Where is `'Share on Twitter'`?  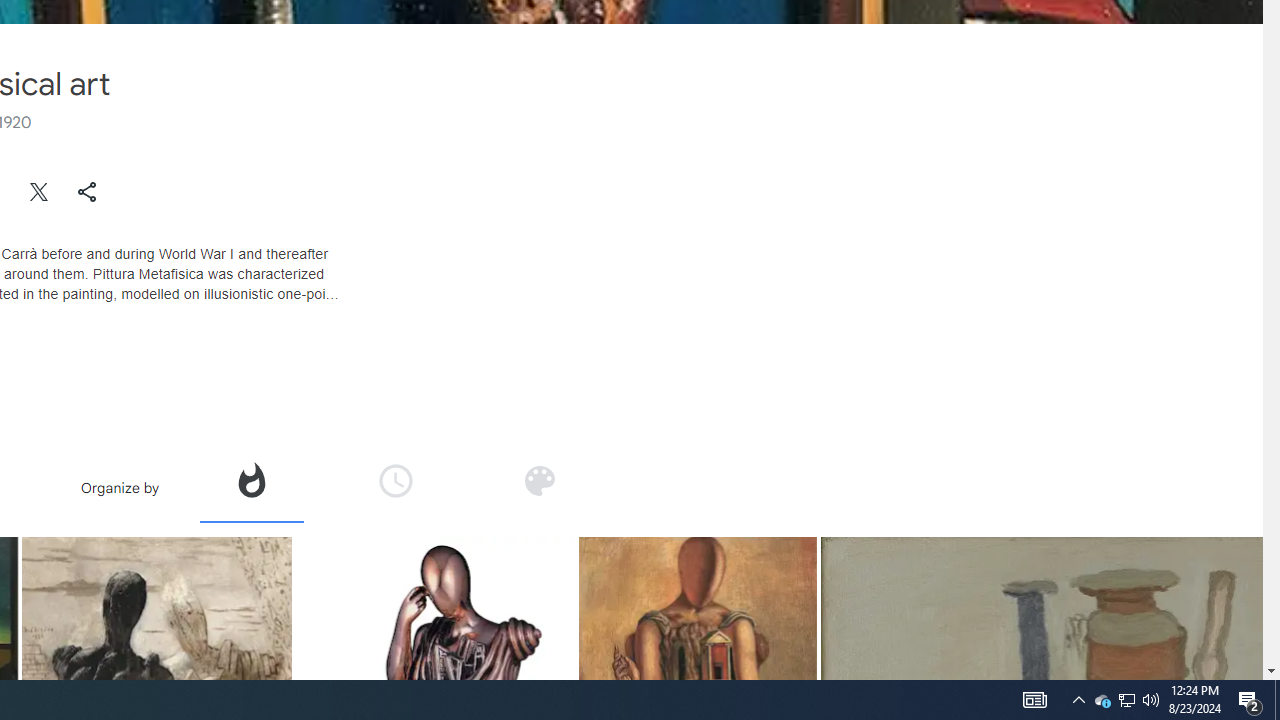
'Share on Twitter' is located at coordinates (39, 191).